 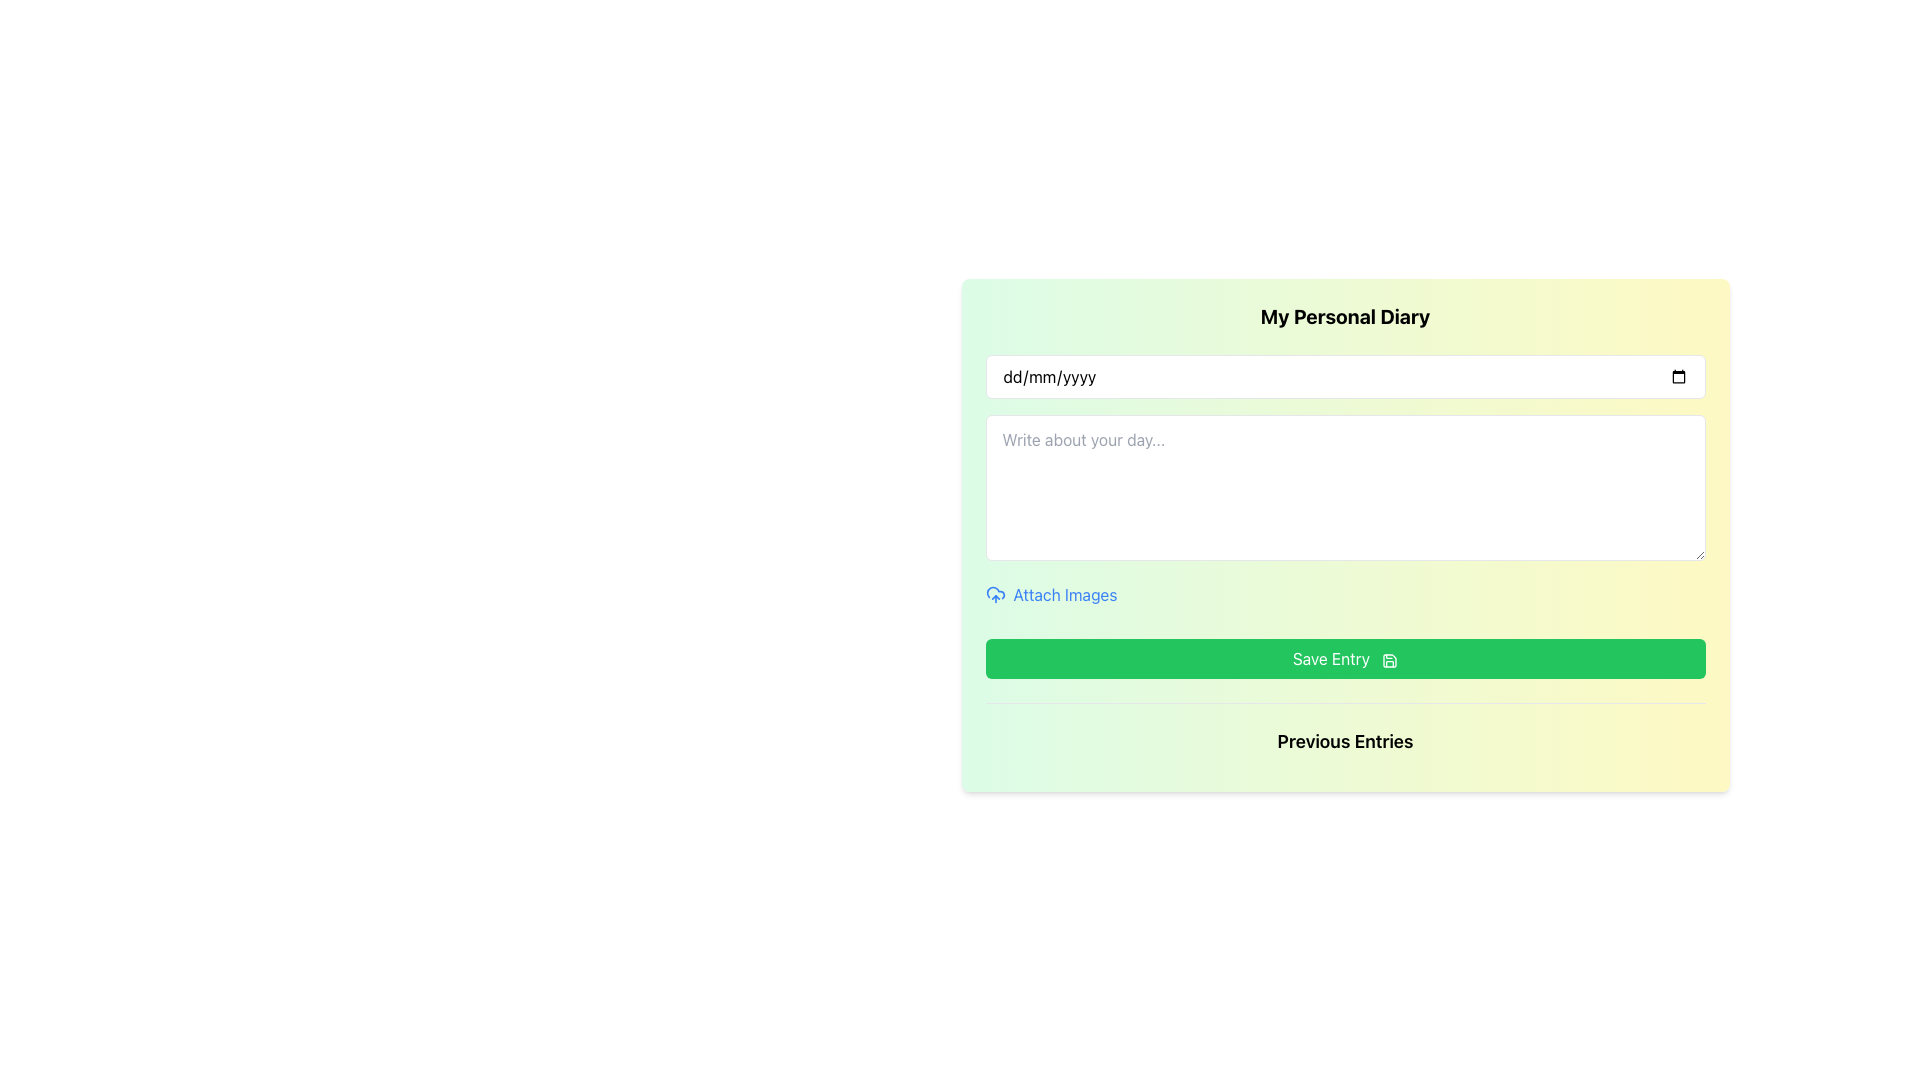 What do you see at coordinates (1345, 315) in the screenshot?
I see `the bold-text title labeled 'My Personal Diary' which is positioned at the top of a gradient card layout with a green to yellow background` at bounding box center [1345, 315].